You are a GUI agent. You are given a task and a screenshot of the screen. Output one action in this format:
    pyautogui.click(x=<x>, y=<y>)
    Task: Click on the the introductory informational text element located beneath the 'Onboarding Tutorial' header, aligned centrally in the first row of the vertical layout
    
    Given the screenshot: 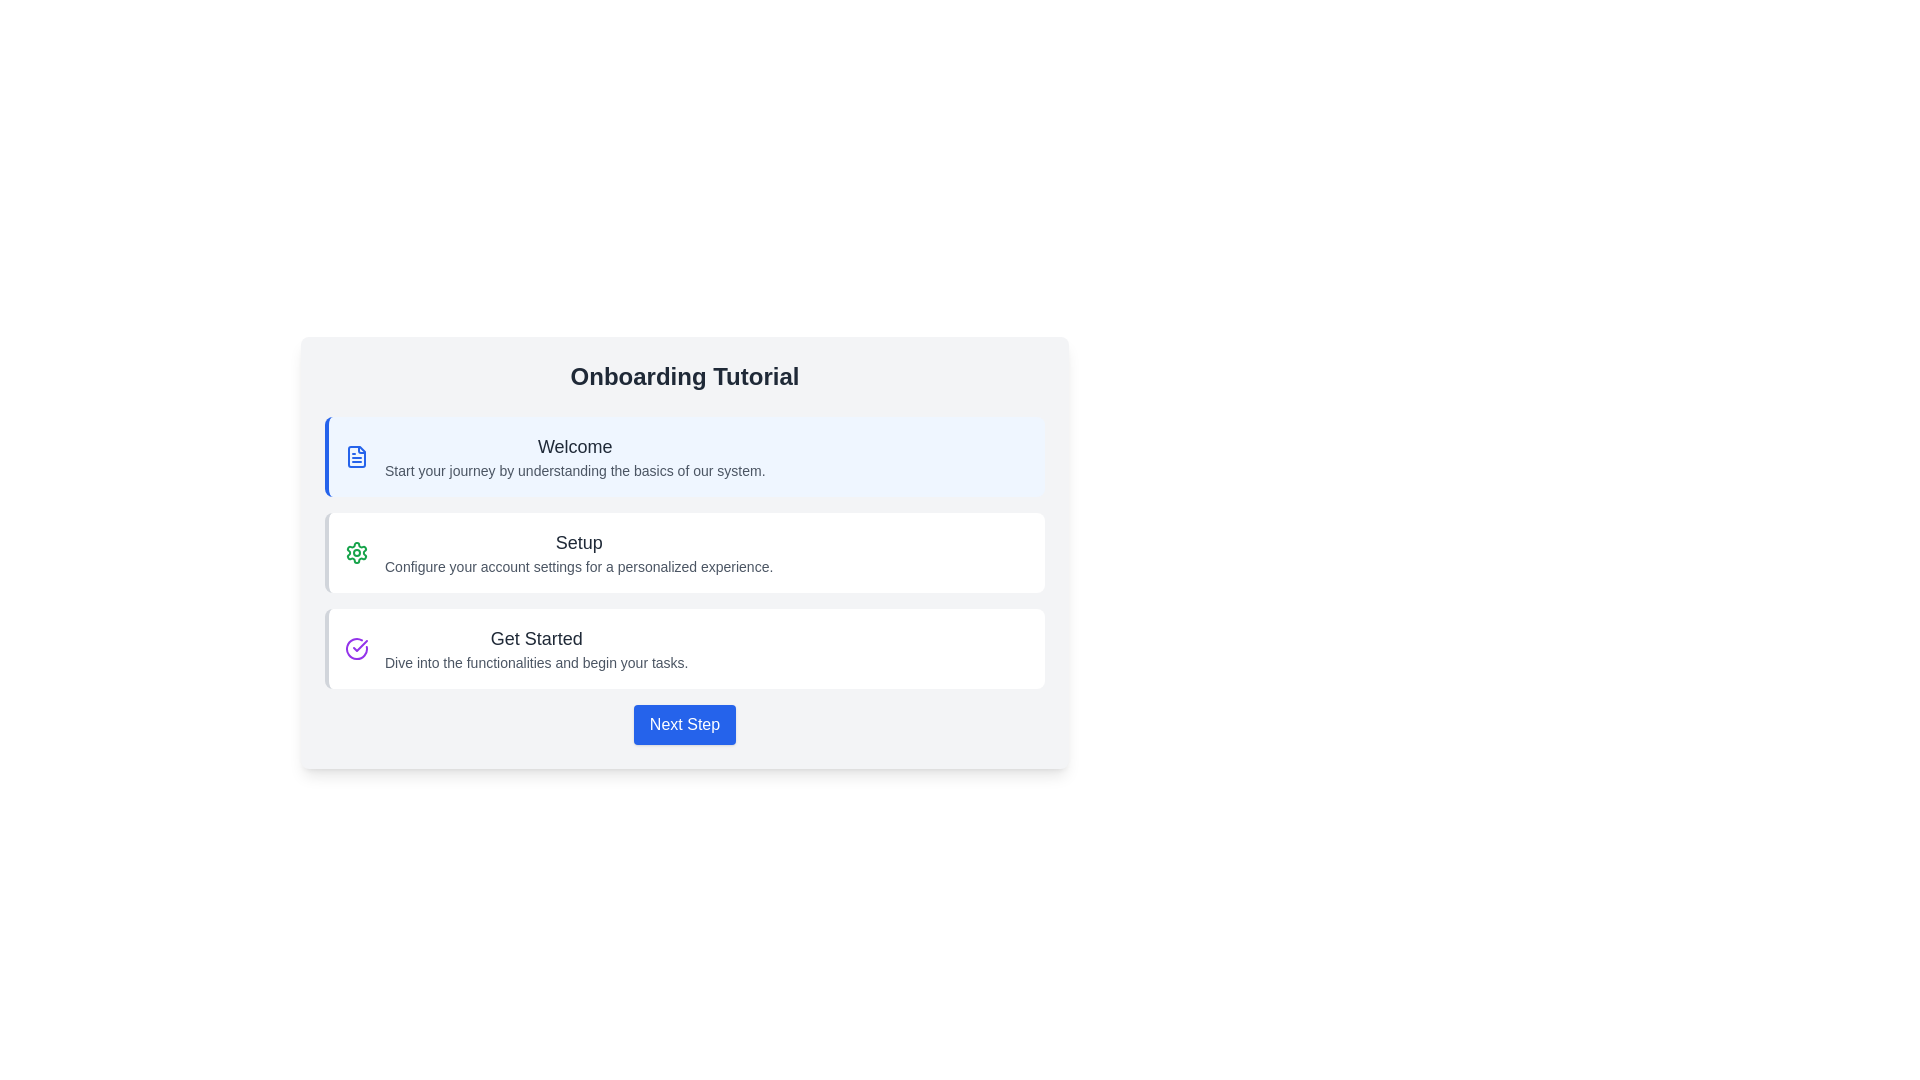 What is the action you would take?
    pyautogui.click(x=574, y=456)
    